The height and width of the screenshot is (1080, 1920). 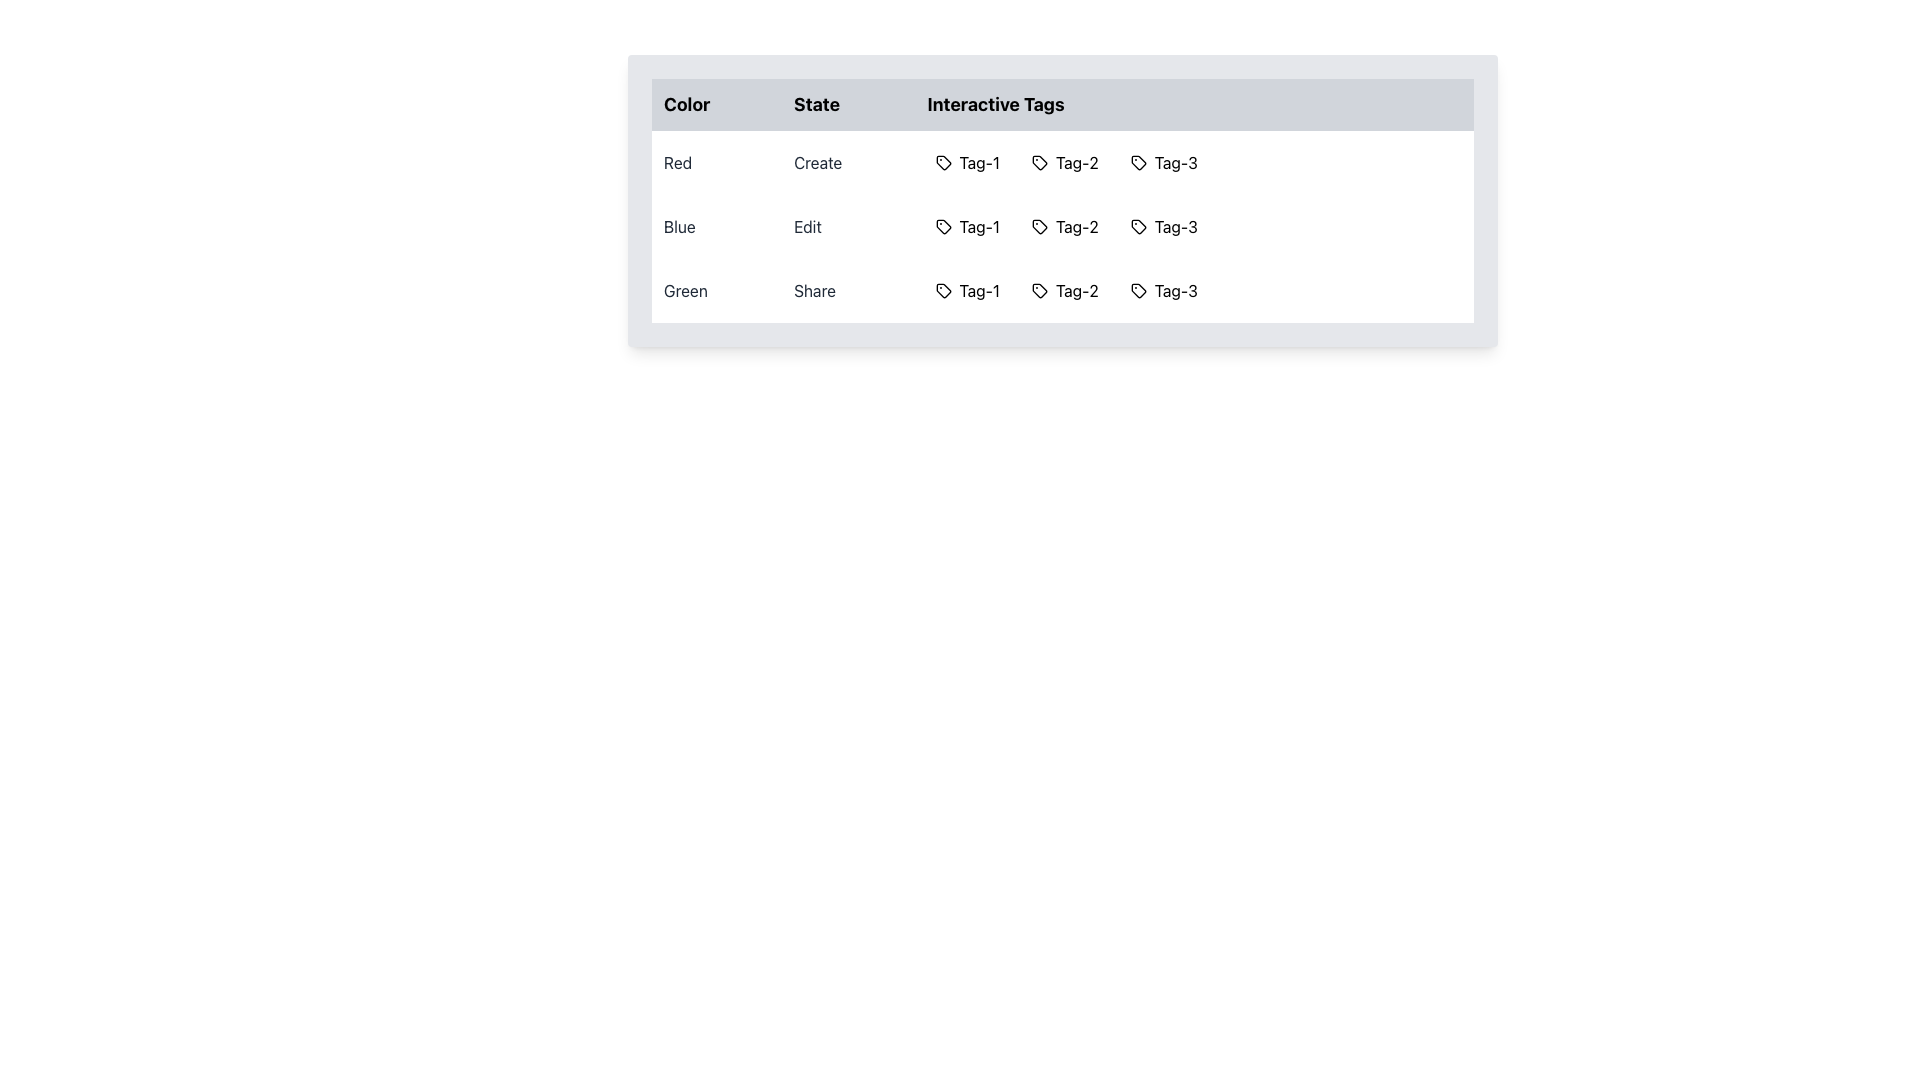 What do you see at coordinates (1176, 226) in the screenshot?
I see `the 'Tag-3' label in the 'Interactive Tags' column, located in the third row of the table corresponding to the 'Edit' operation` at bounding box center [1176, 226].